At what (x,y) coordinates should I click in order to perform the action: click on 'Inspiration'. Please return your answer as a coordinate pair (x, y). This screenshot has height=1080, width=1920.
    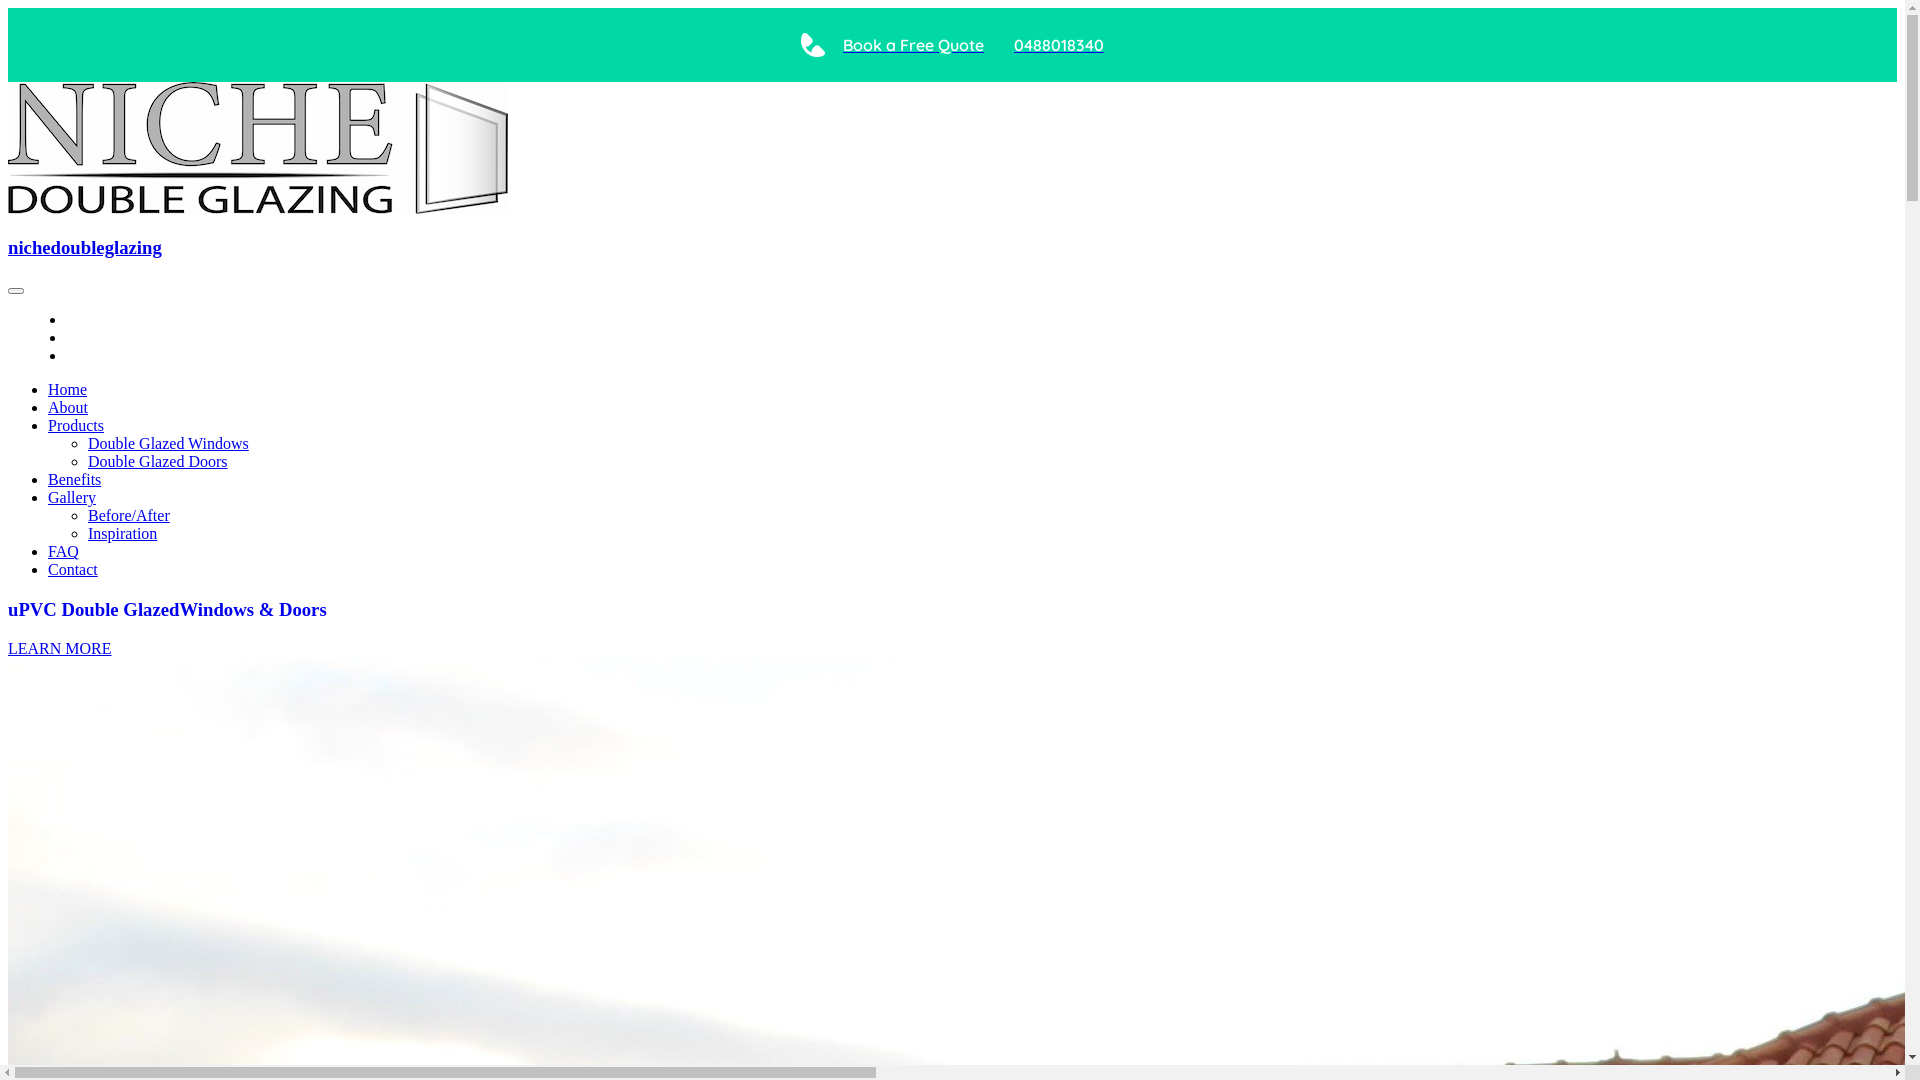
    Looking at the image, I should click on (86, 532).